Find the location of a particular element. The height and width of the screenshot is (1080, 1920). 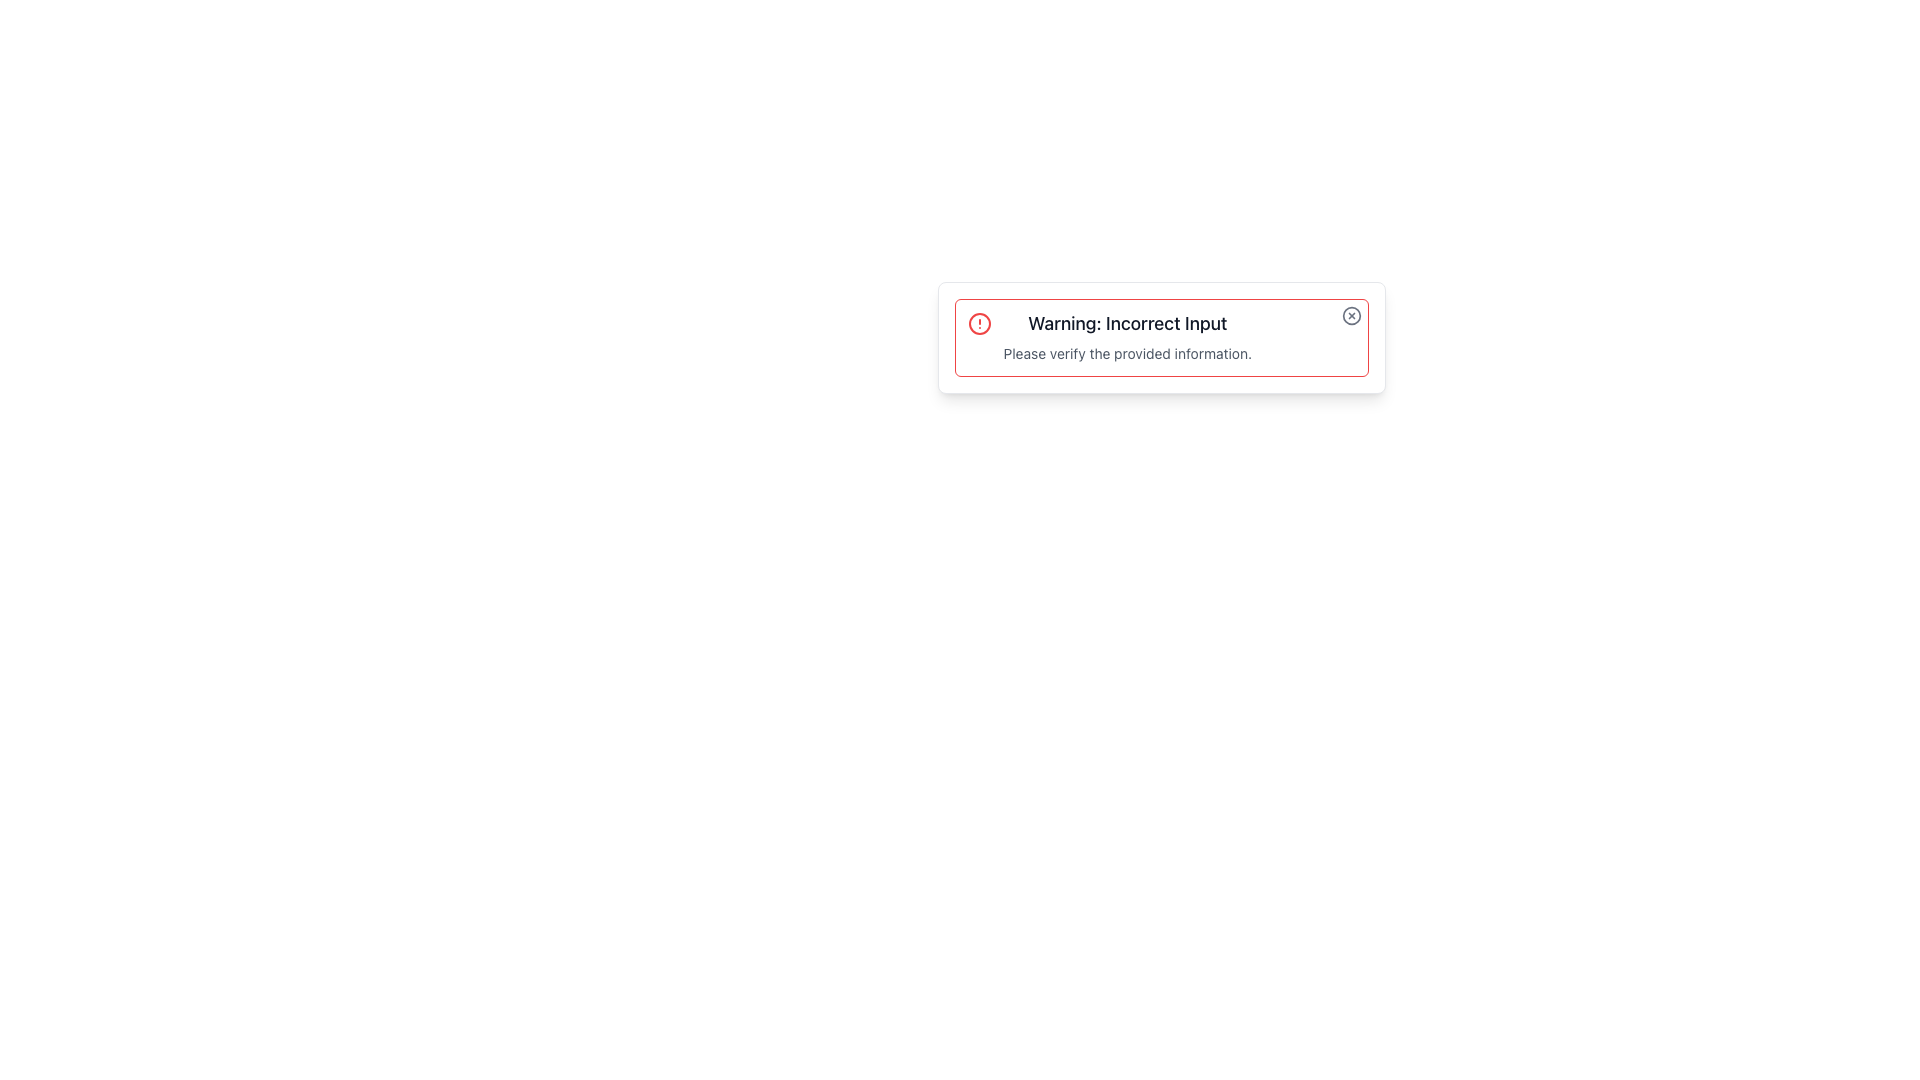

the decorative circle component of the close button icon located in the top-right corner of the alert box with the text 'Warning: Incorrect Input' is located at coordinates (1351, 315).